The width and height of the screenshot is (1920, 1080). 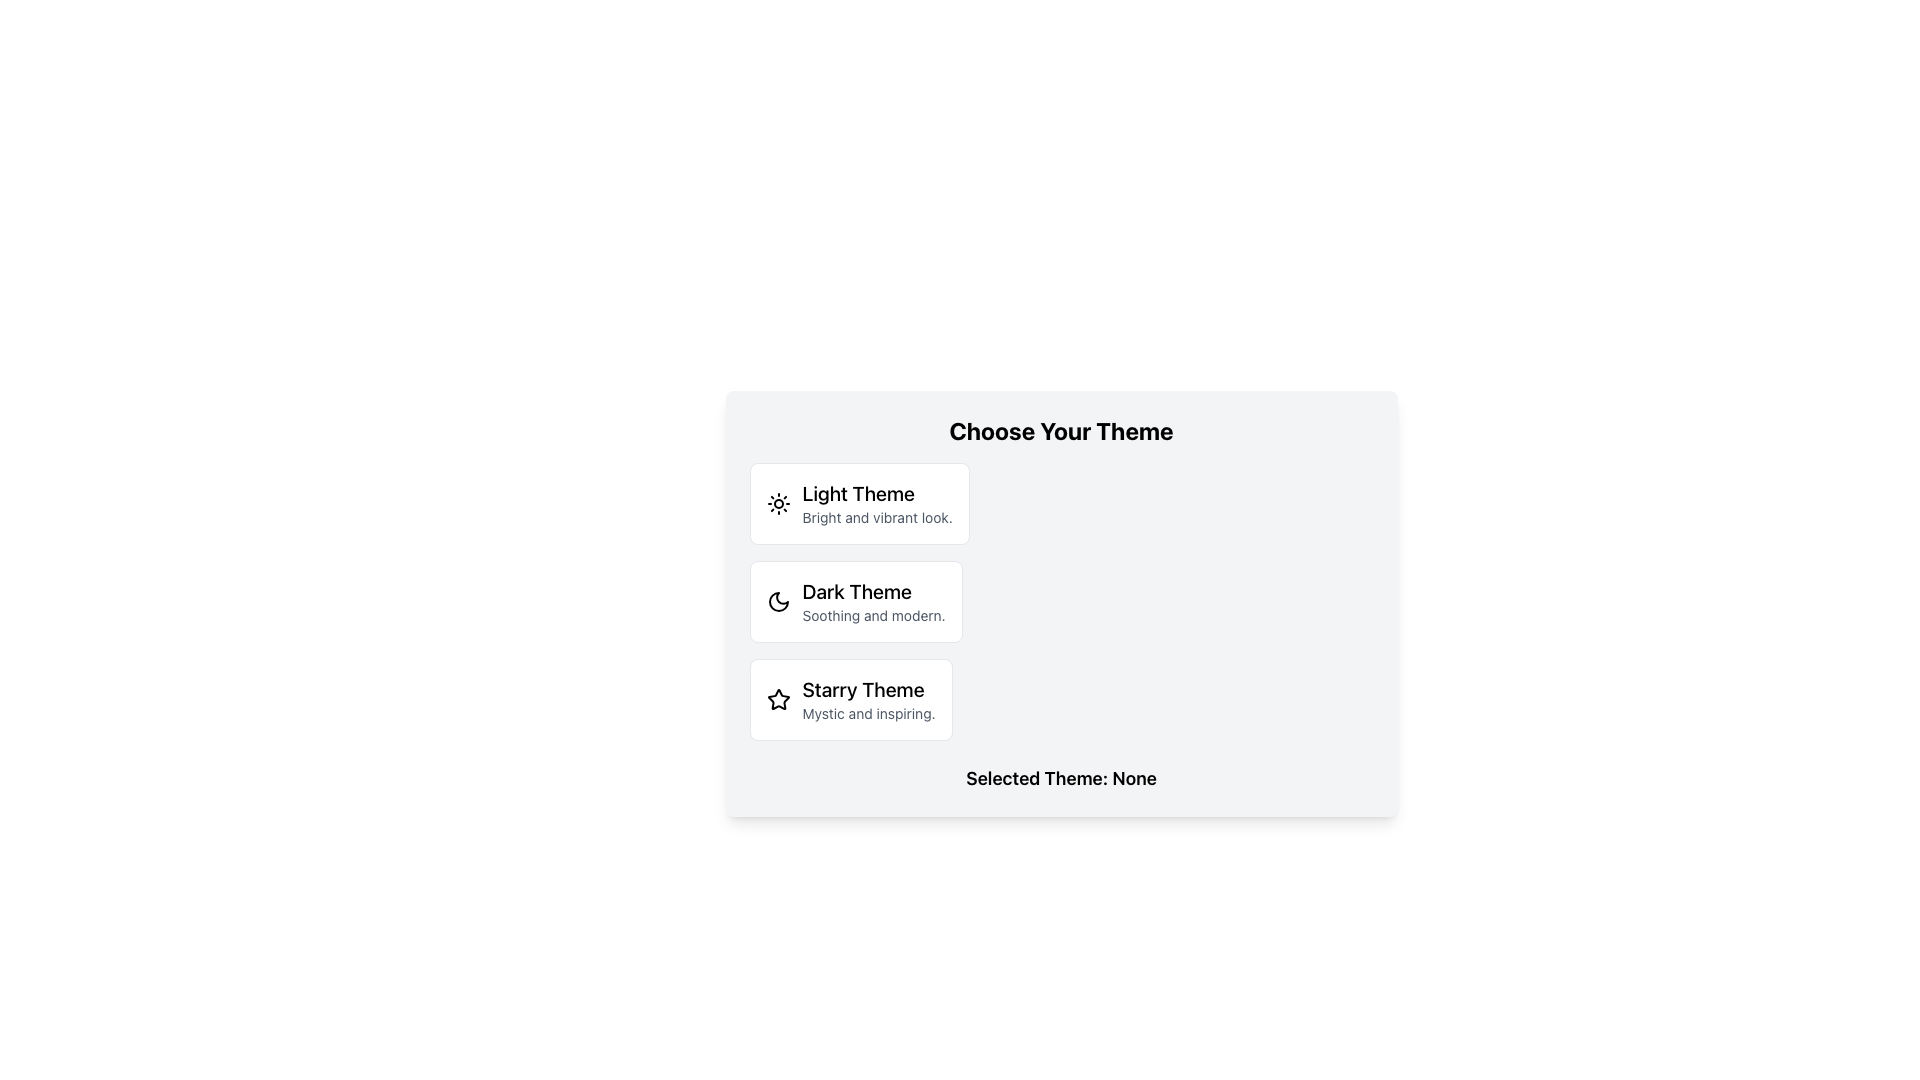 What do you see at coordinates (874, 615) in the screenshot?
I see `the text label displaying 'Soothing and modern.' which provides descriptive information about the 'Dark Theme' option` at bounding box center [874, 615].